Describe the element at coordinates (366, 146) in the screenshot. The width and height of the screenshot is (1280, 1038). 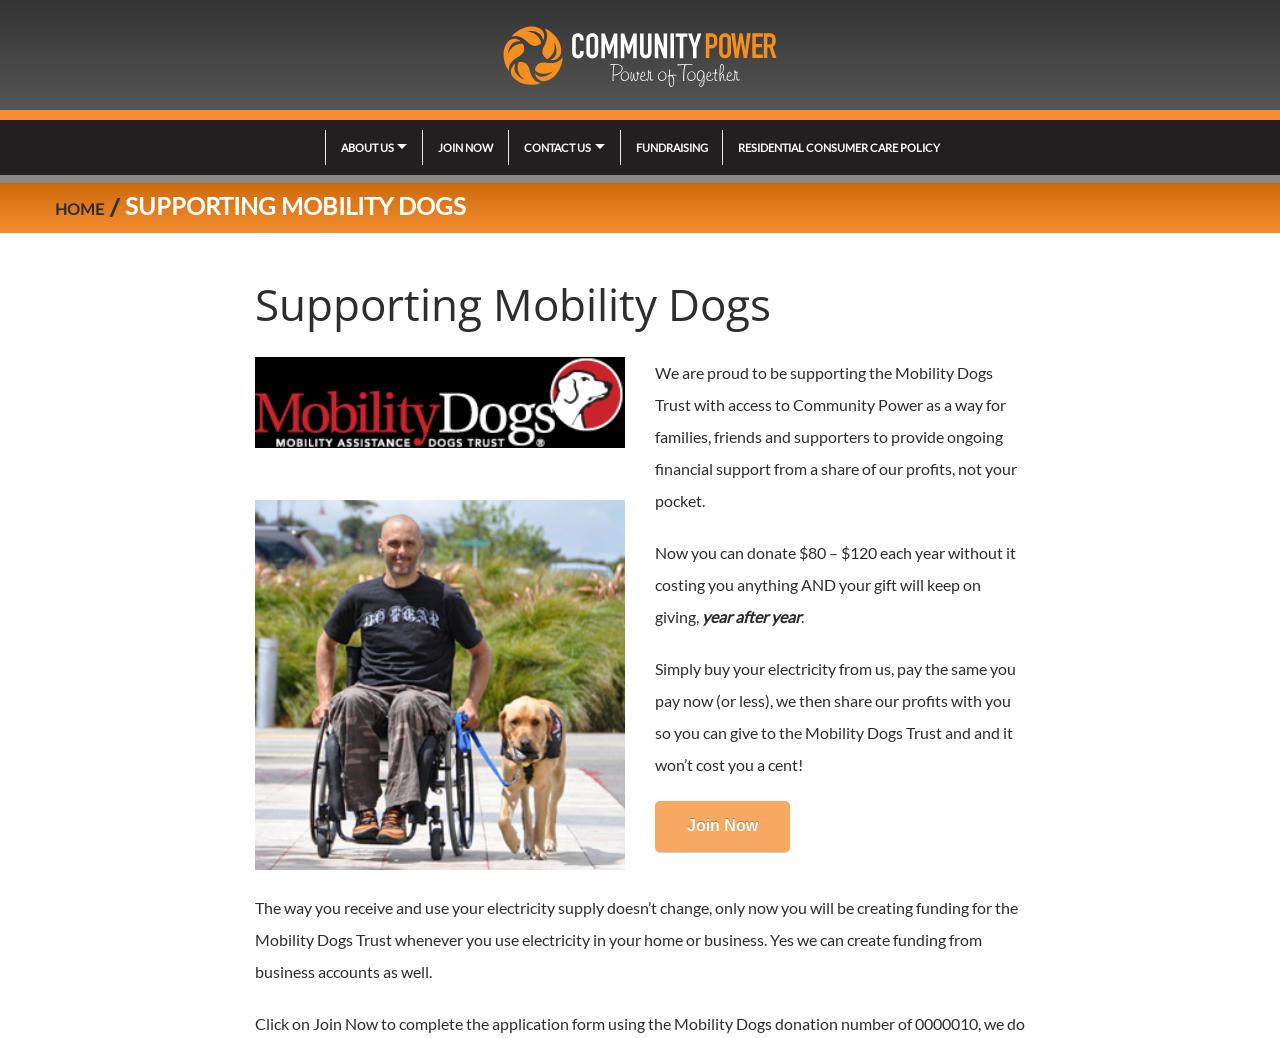
I see `'About Us'` at that location.